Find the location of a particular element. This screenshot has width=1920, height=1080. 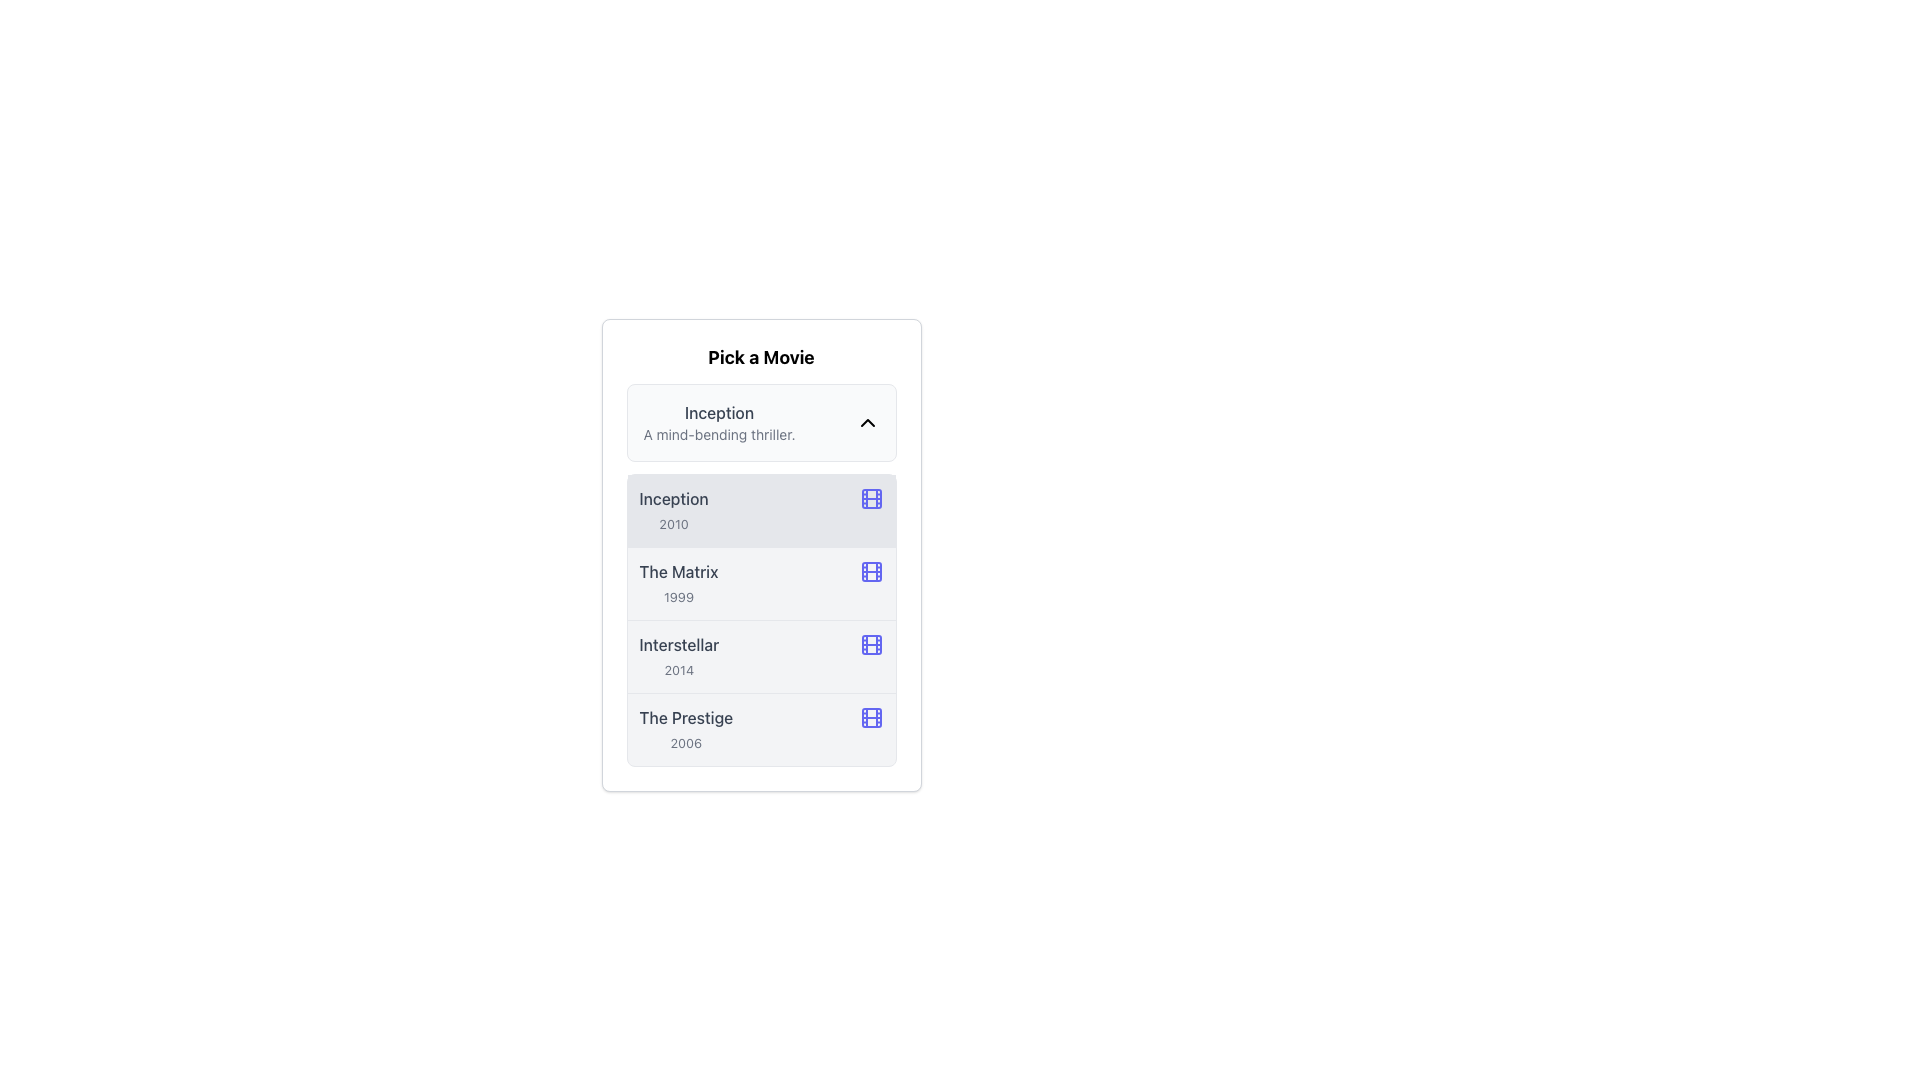

text label displaying 'The Matrix' in bold font, which is the second item in a vertical list of movies is located at coordinates (678, 583).